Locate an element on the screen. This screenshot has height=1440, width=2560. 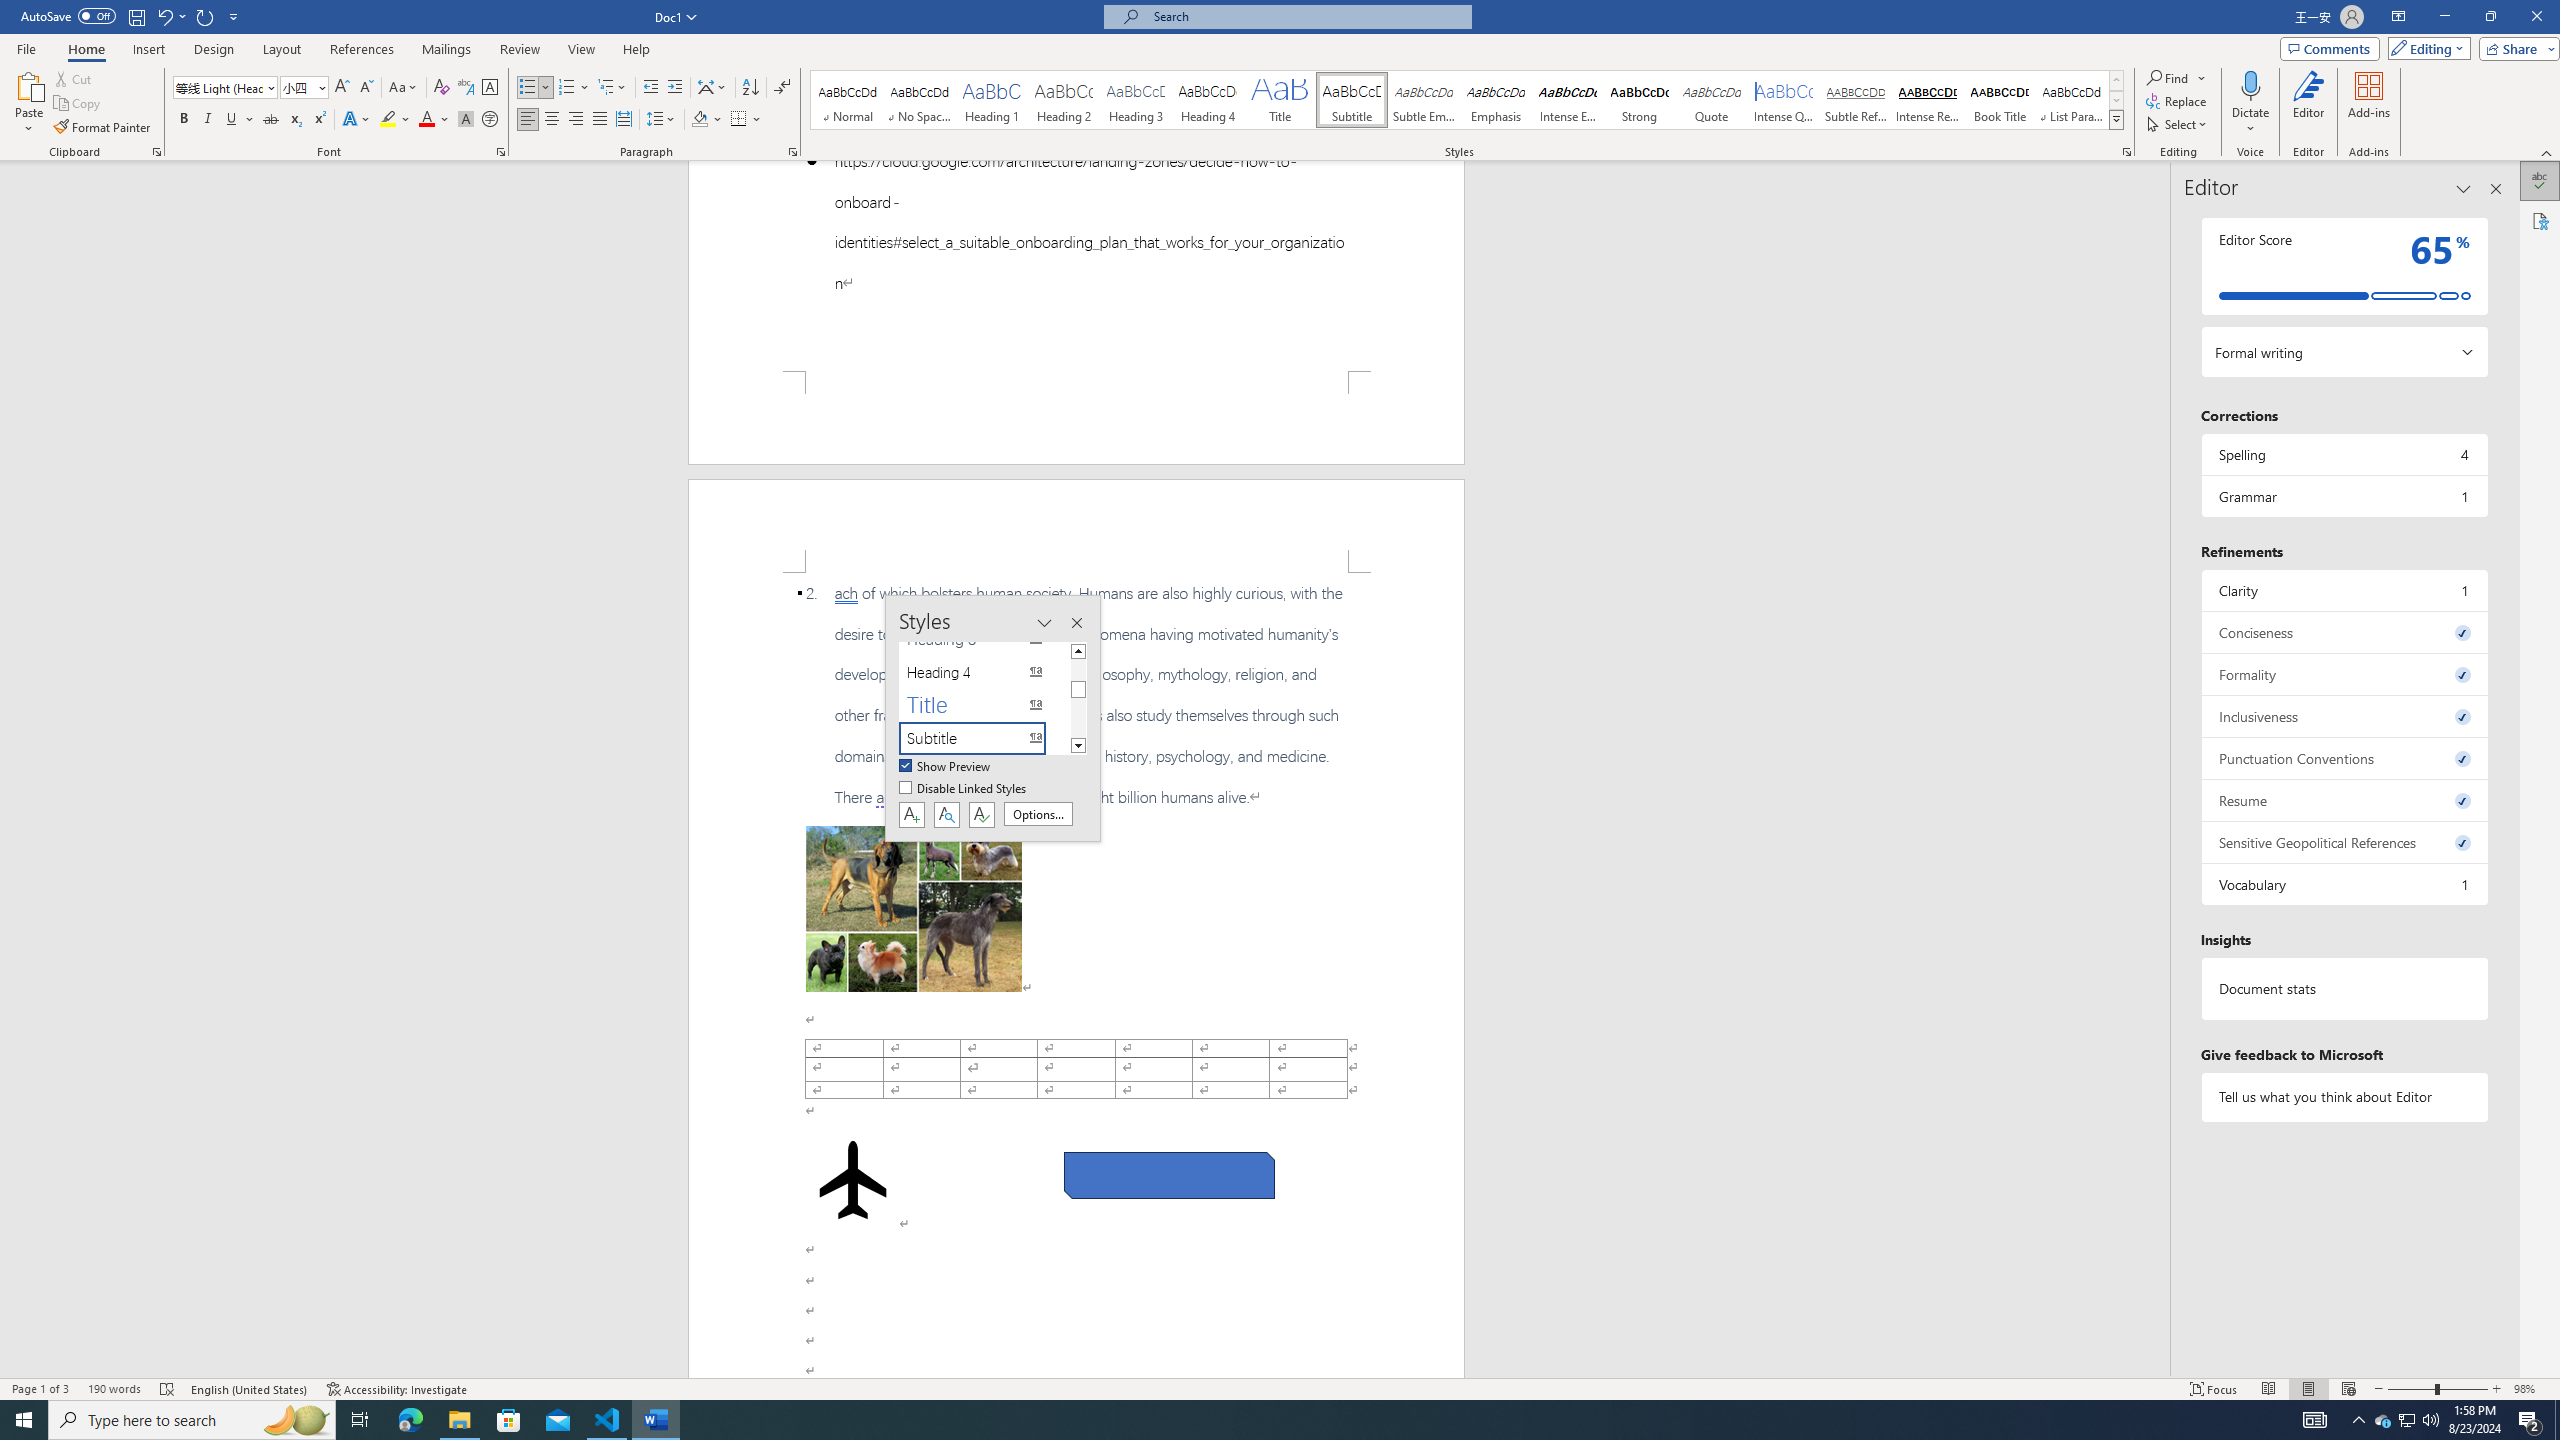
'Font...' is located at coordinates (501, 150).